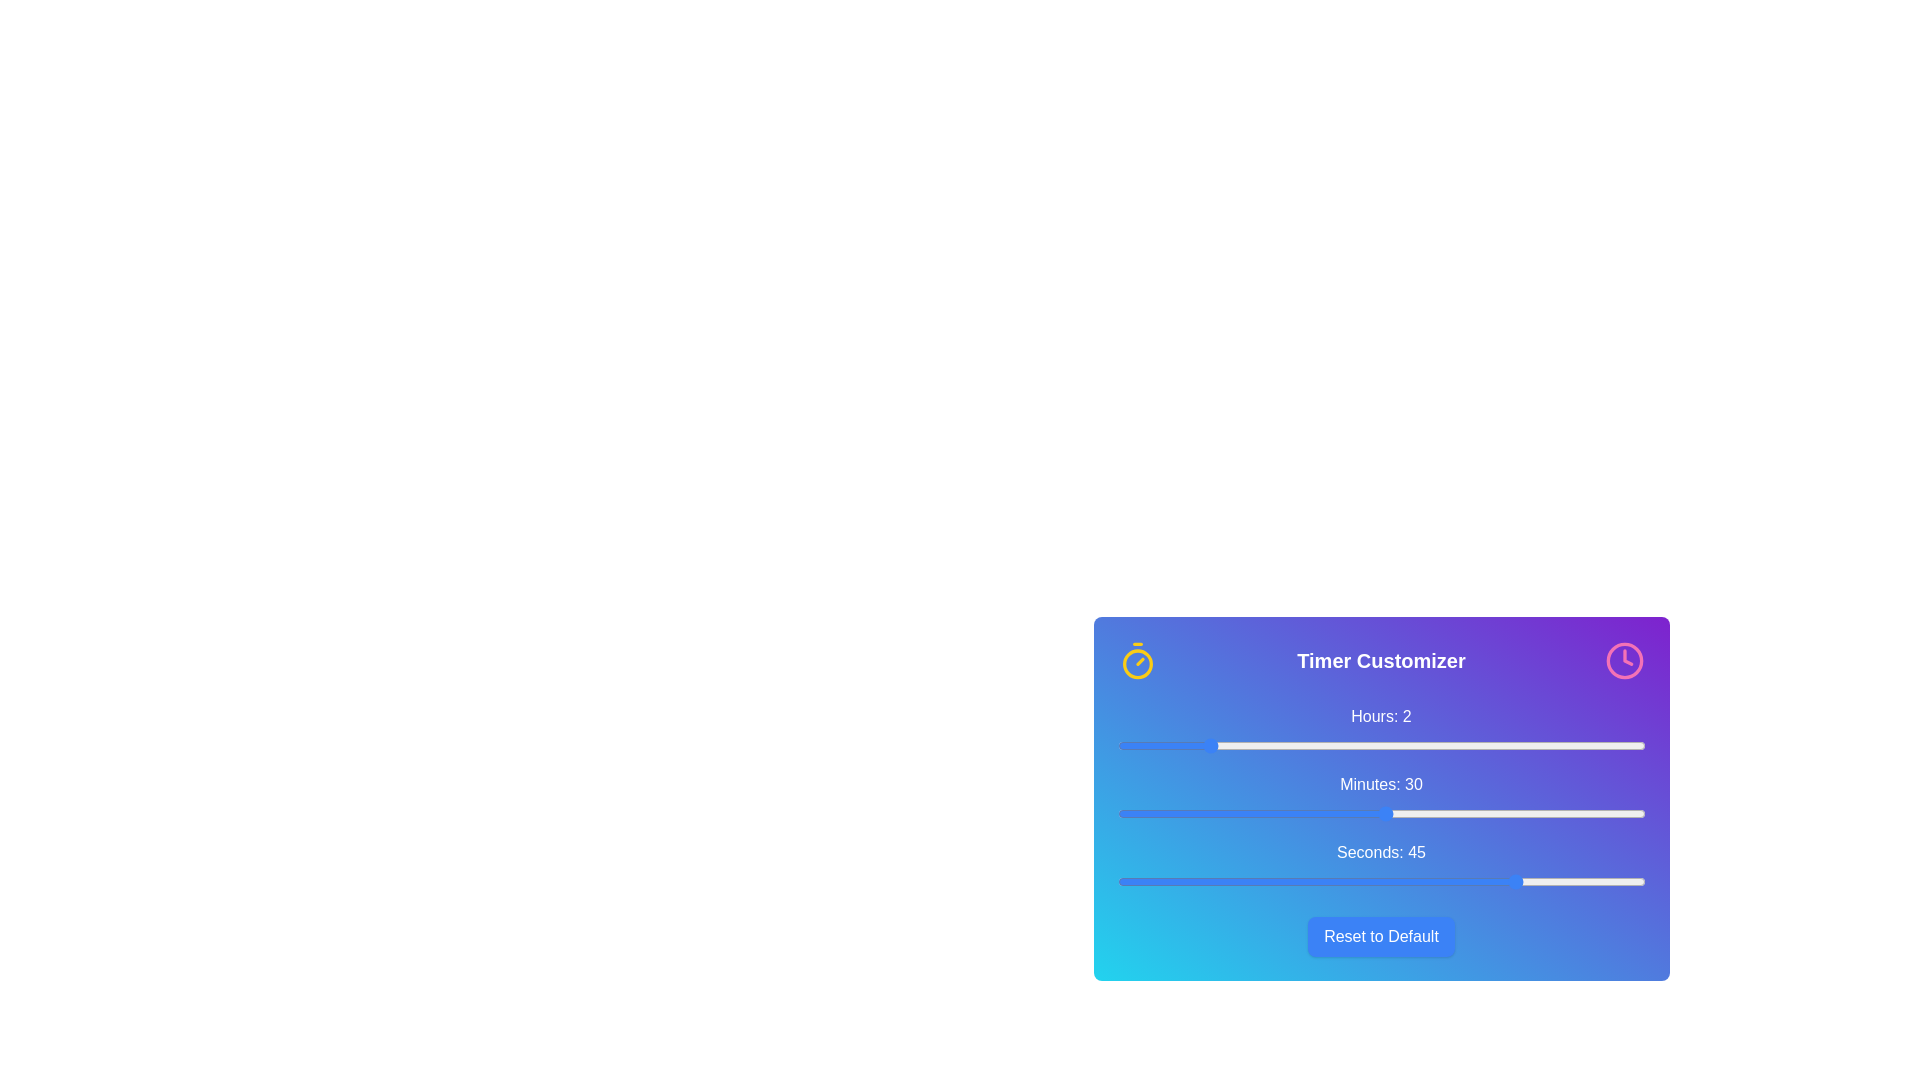  Describe the element at coordinates (1144, 881) in the screenshot. I see `the 'seconds' slider to set the value to 3` at that location.